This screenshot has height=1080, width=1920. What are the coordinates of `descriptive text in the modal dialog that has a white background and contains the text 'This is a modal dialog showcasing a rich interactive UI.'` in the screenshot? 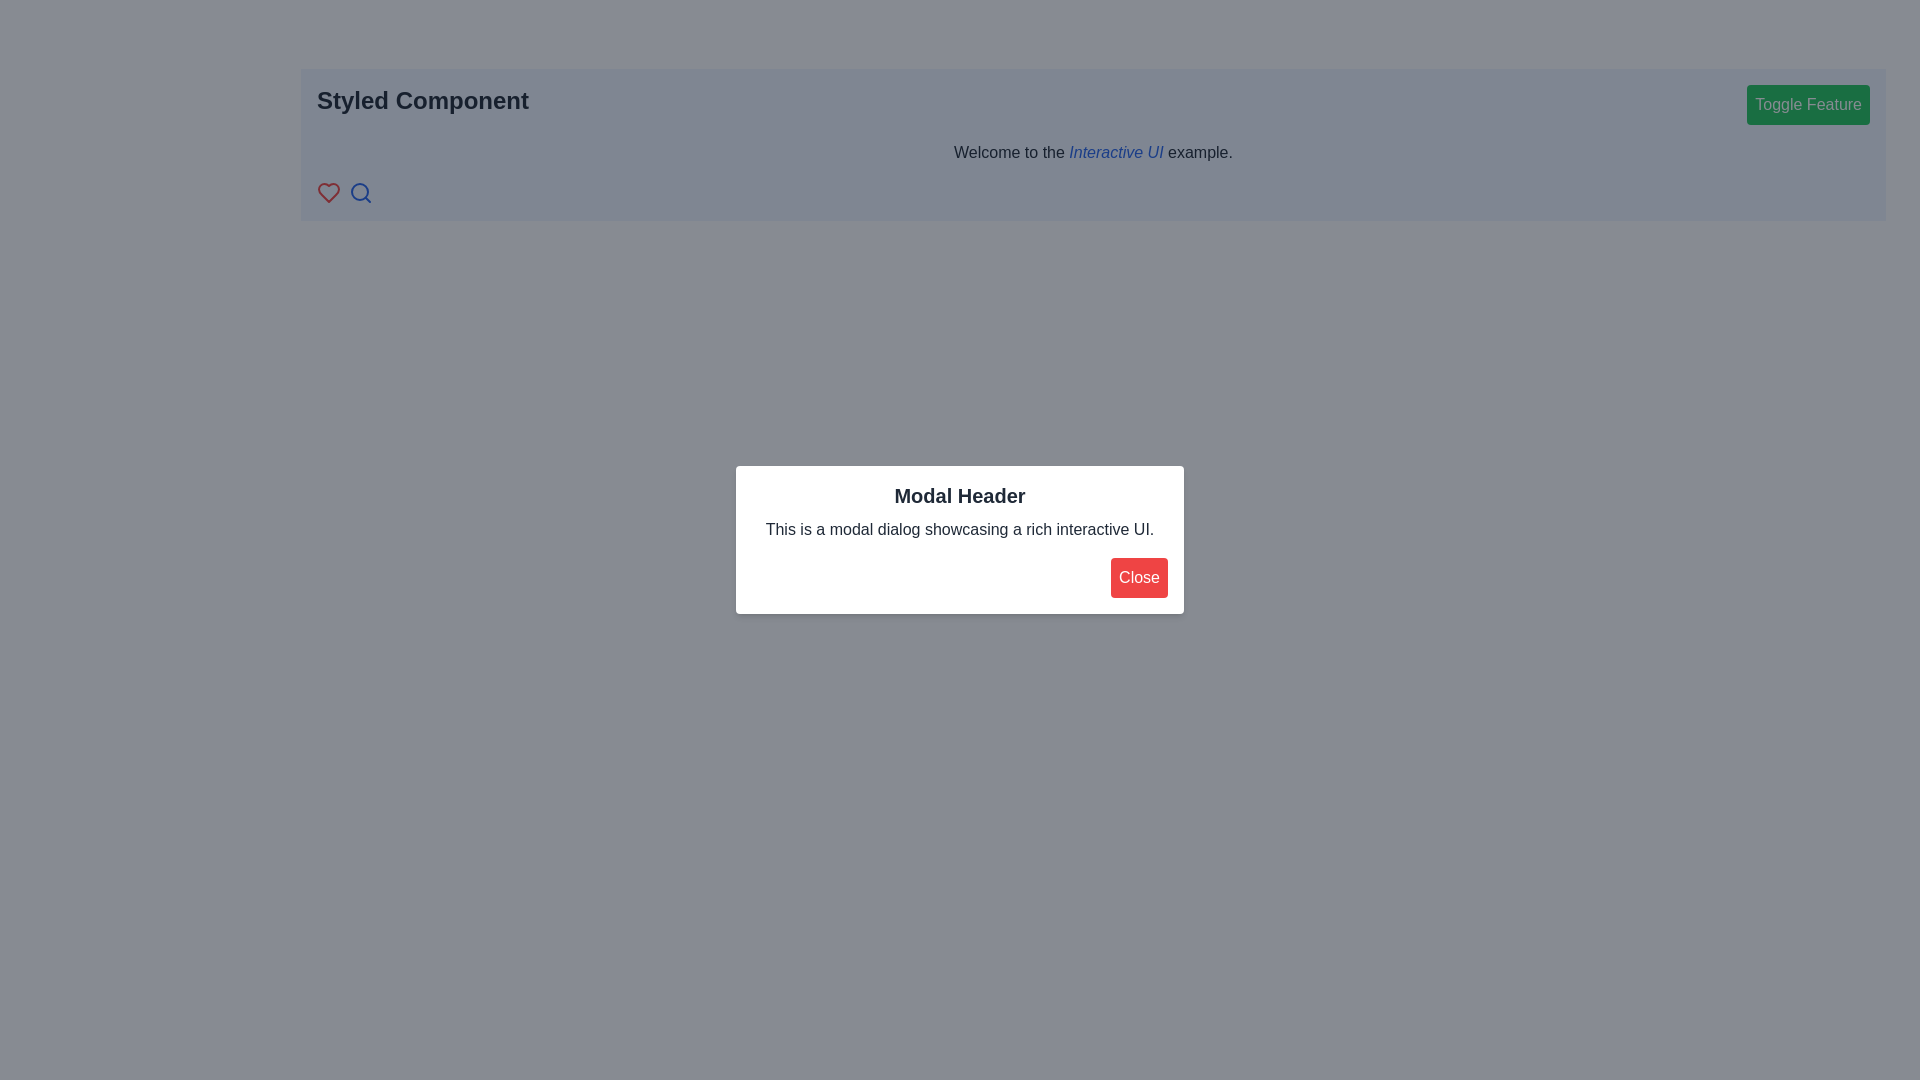 It's located at (960, 540).